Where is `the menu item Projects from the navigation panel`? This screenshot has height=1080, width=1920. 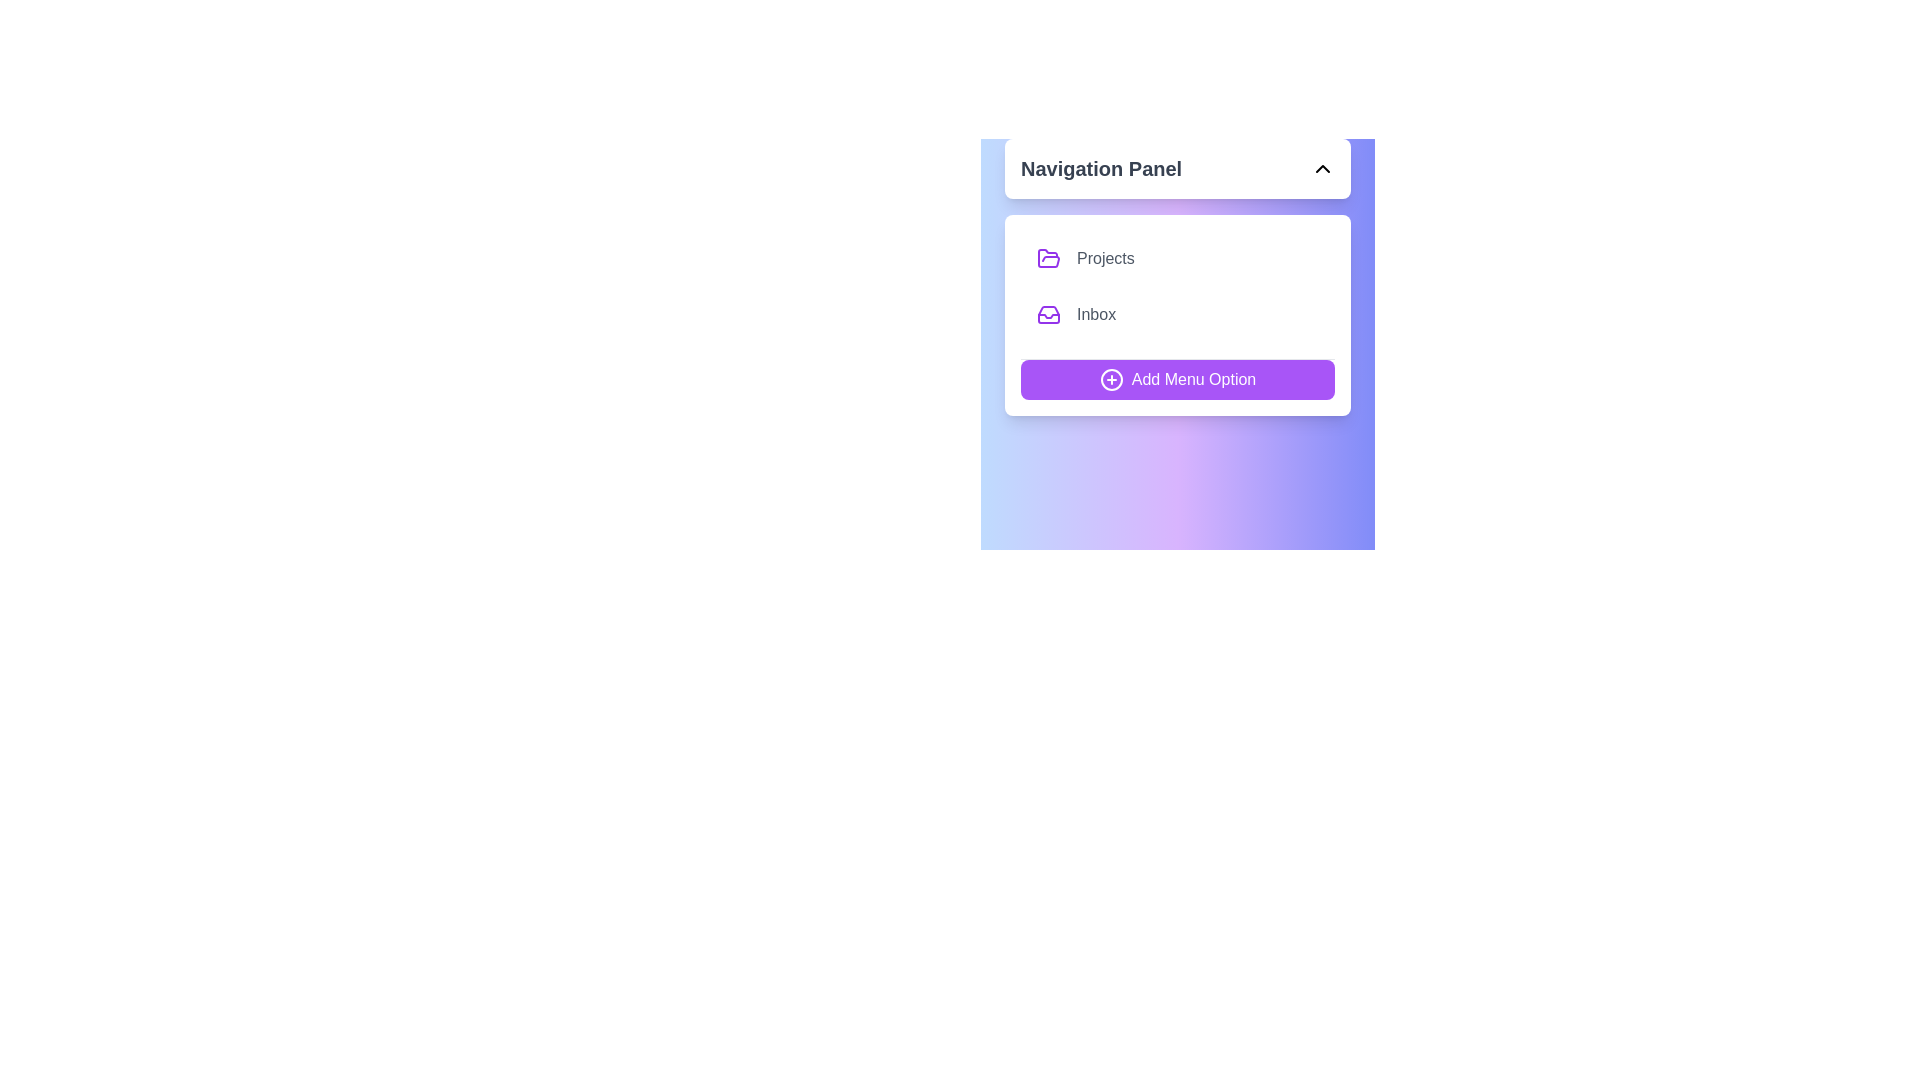 the menu item Projects from the navigation panel is located at coordinates (1177, 257).